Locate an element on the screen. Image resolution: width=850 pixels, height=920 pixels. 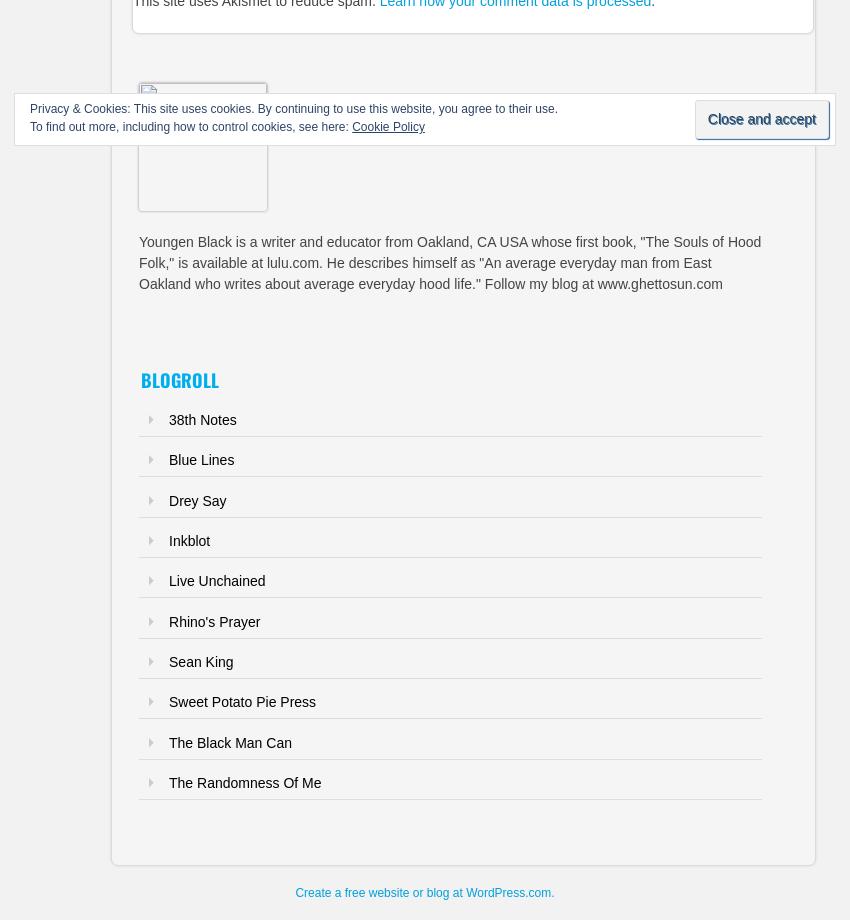
'Create a free website or blog at WordPress.com.' is located at coordinates (424, 892).